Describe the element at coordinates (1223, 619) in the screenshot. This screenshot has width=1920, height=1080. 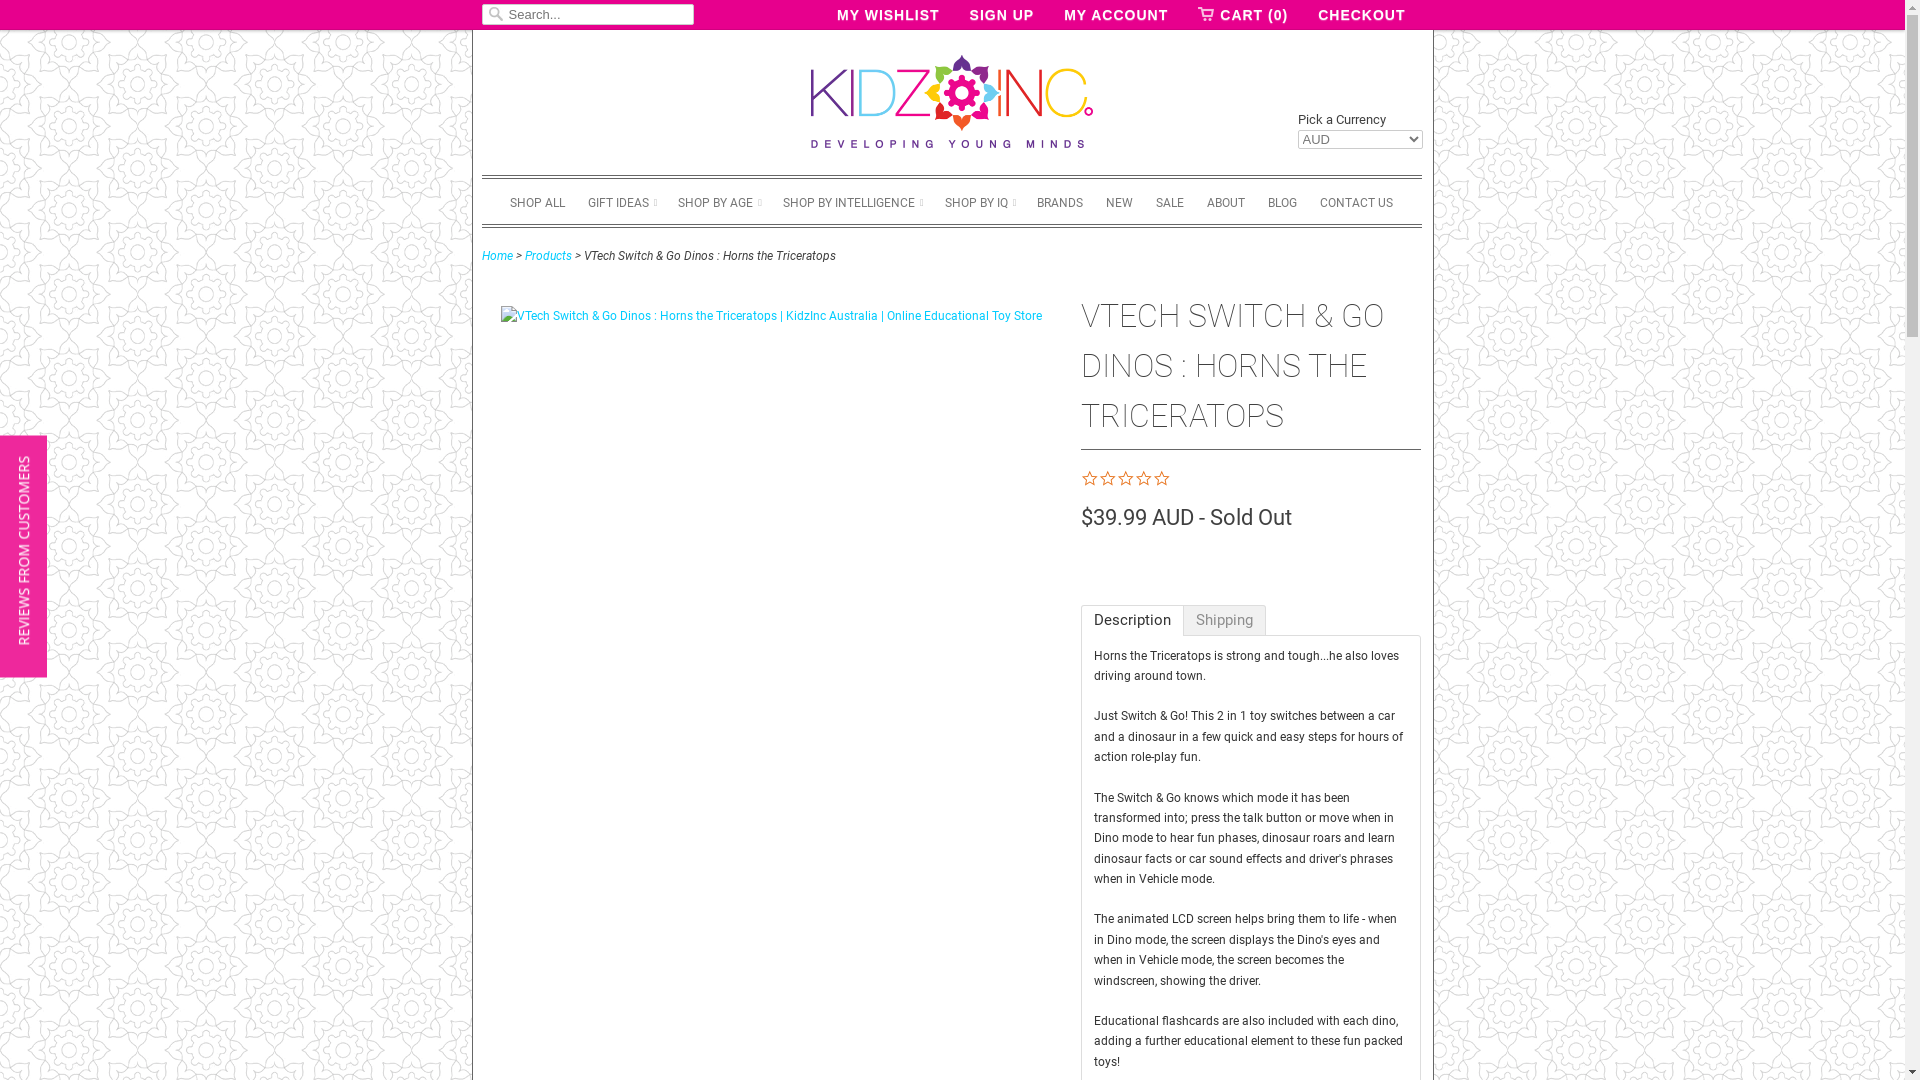
I see `'Shipping'` at that location.